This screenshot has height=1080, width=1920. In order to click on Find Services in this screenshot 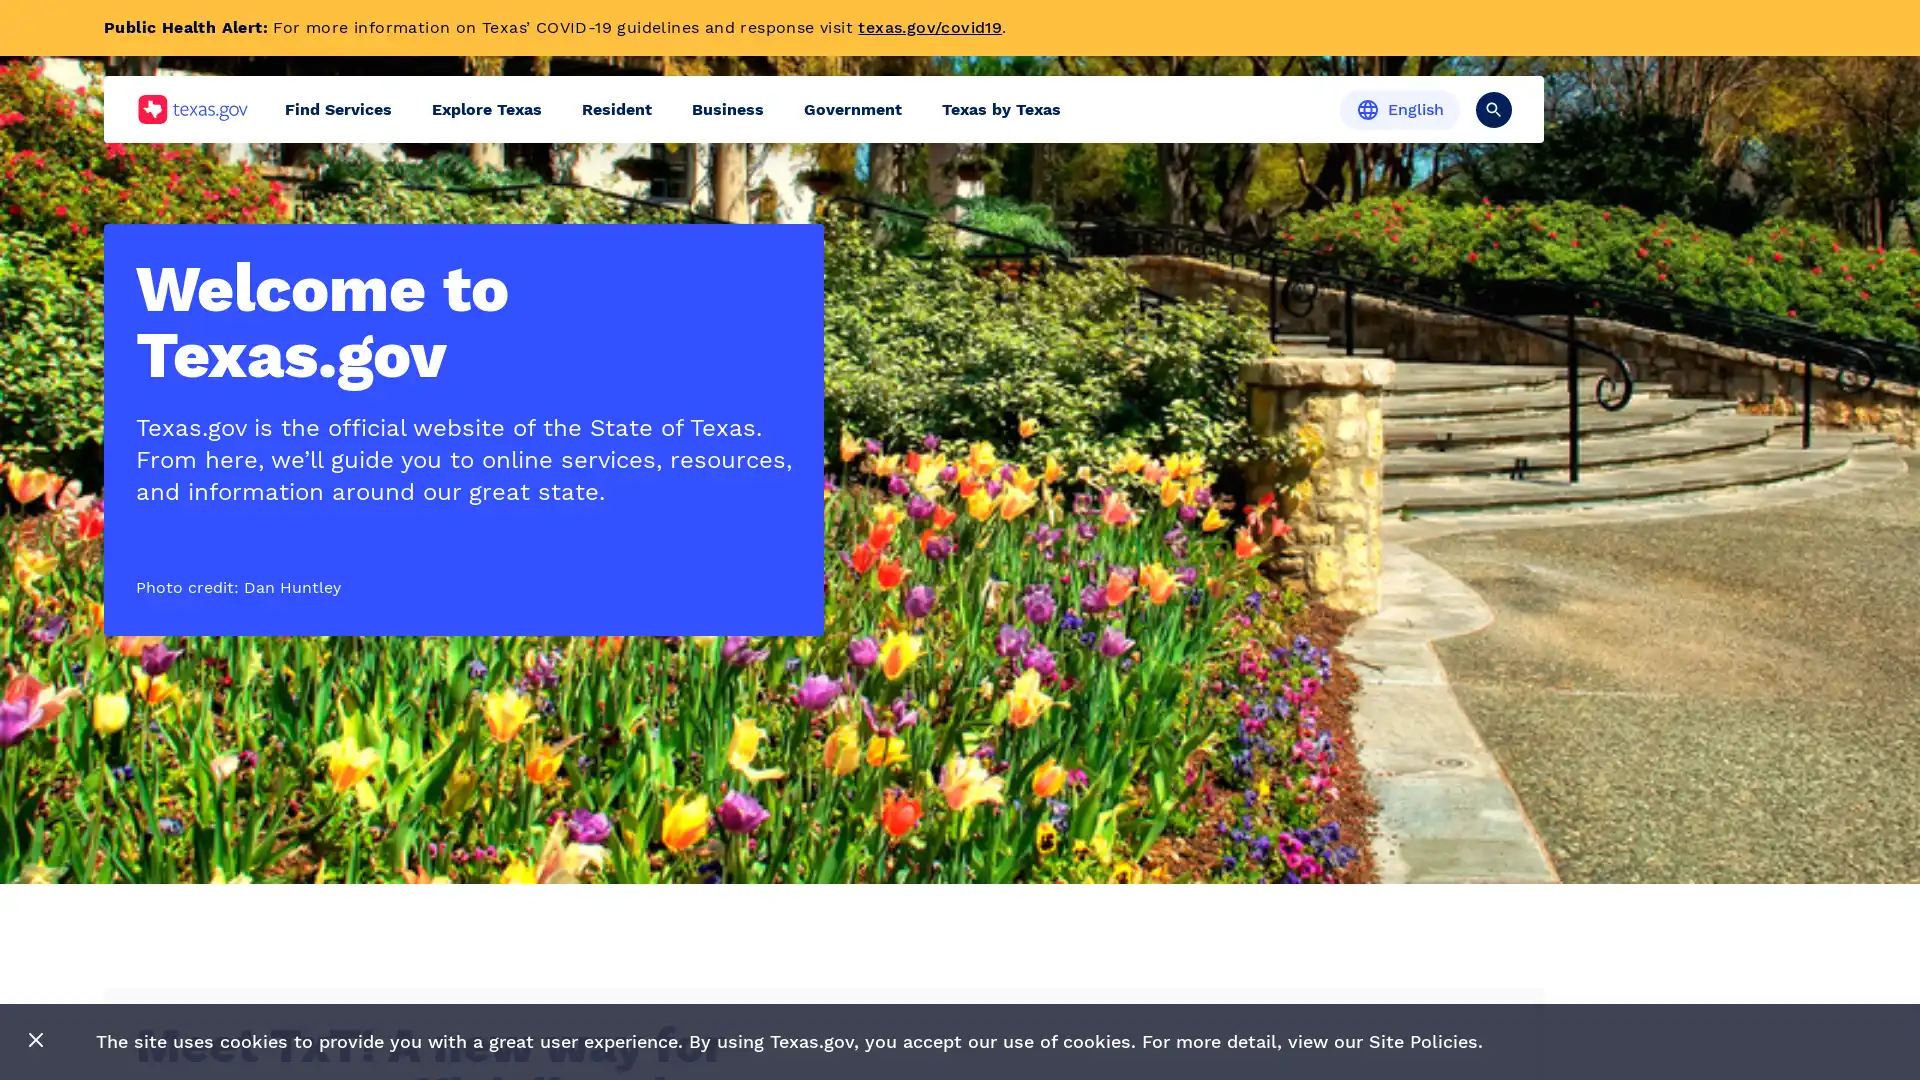, I will do `click(338, 109)`.